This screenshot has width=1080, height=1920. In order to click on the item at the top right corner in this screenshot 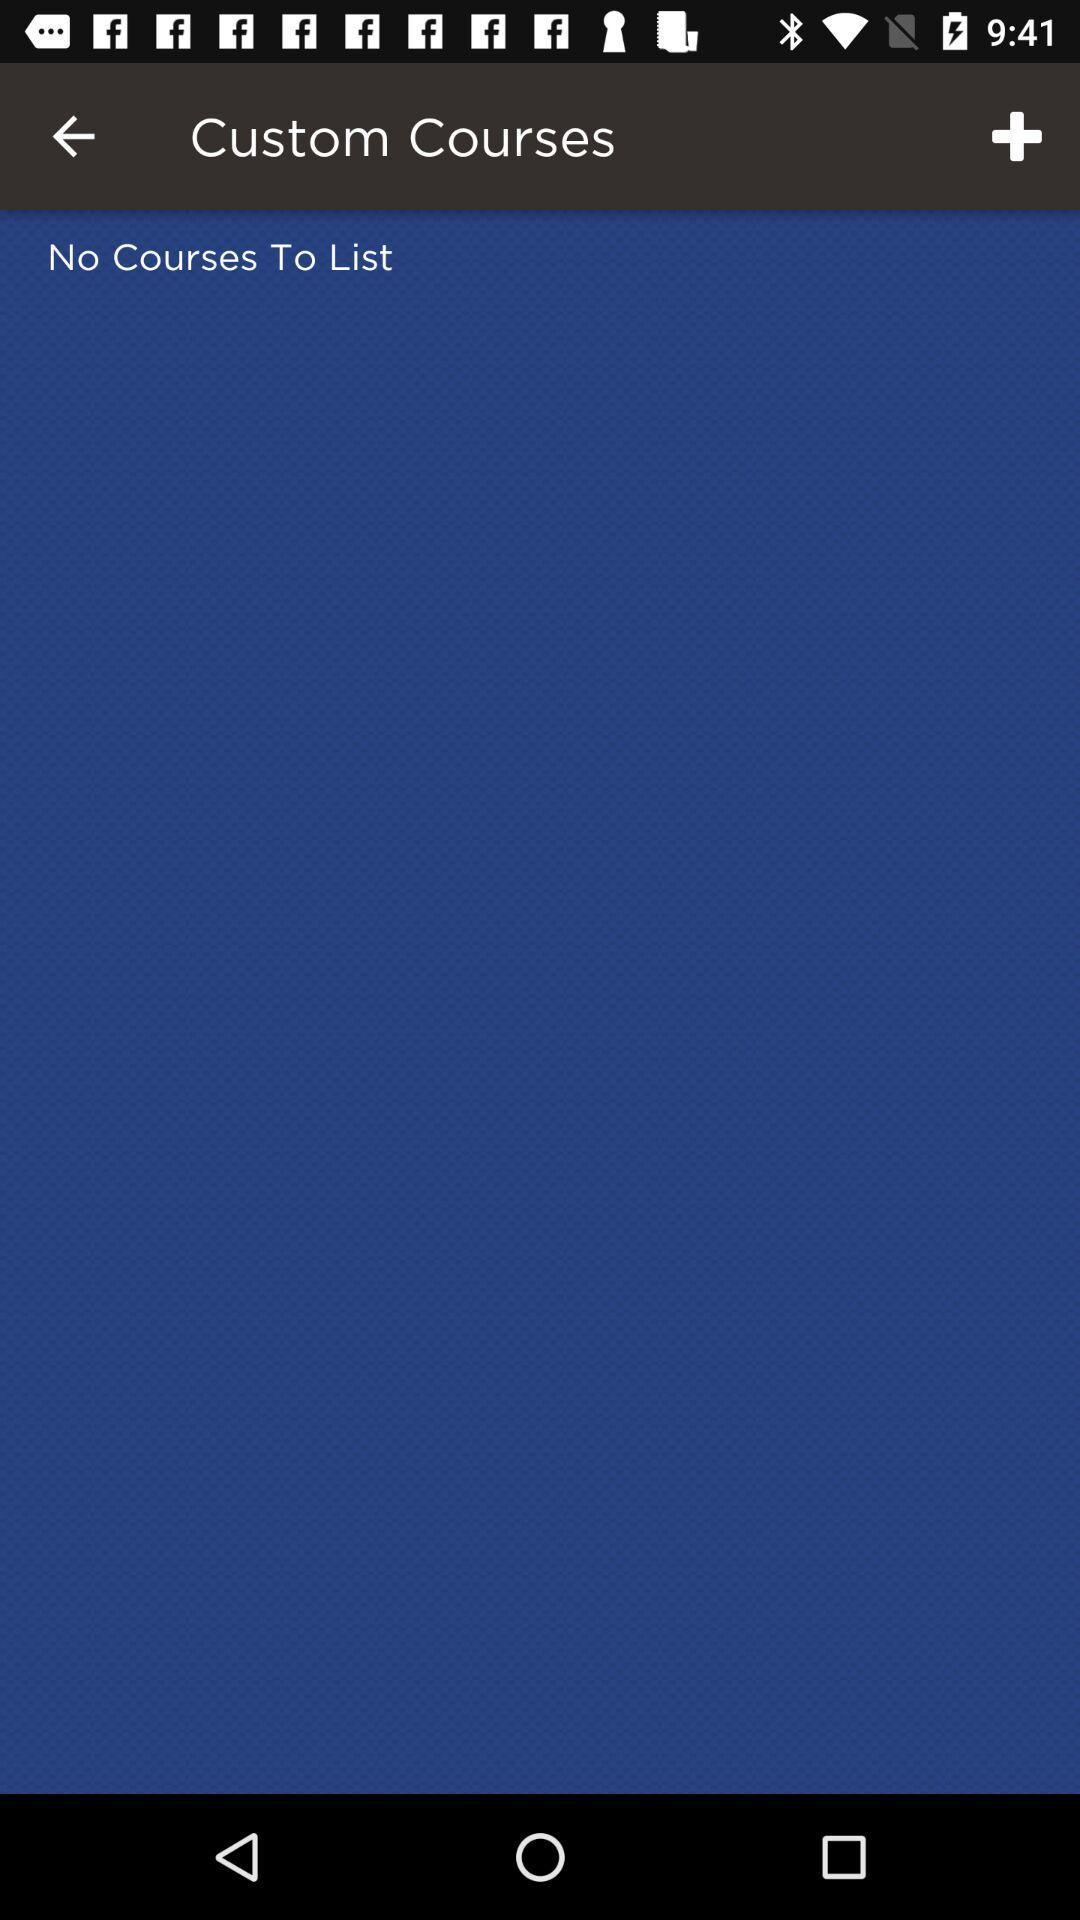, I will do `click(1017, 135)`.